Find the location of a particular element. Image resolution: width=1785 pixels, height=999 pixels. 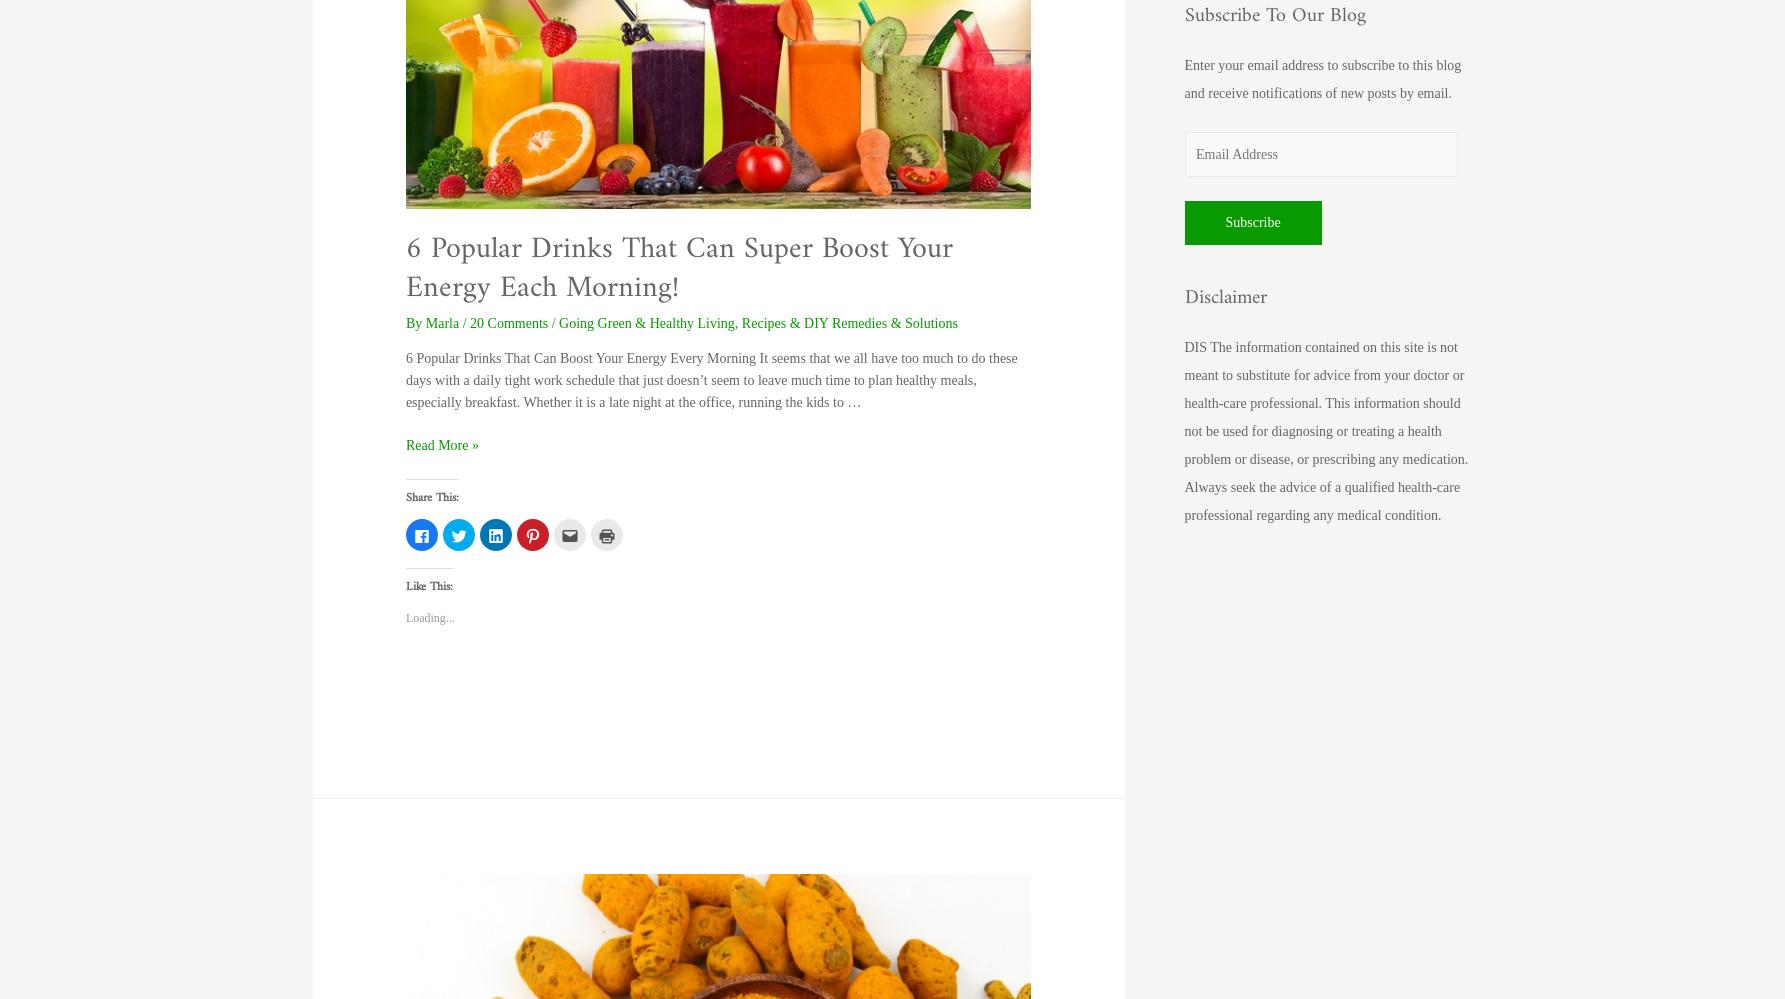

'Going Green & Healthy Living' is located at coordinates (645, 322).